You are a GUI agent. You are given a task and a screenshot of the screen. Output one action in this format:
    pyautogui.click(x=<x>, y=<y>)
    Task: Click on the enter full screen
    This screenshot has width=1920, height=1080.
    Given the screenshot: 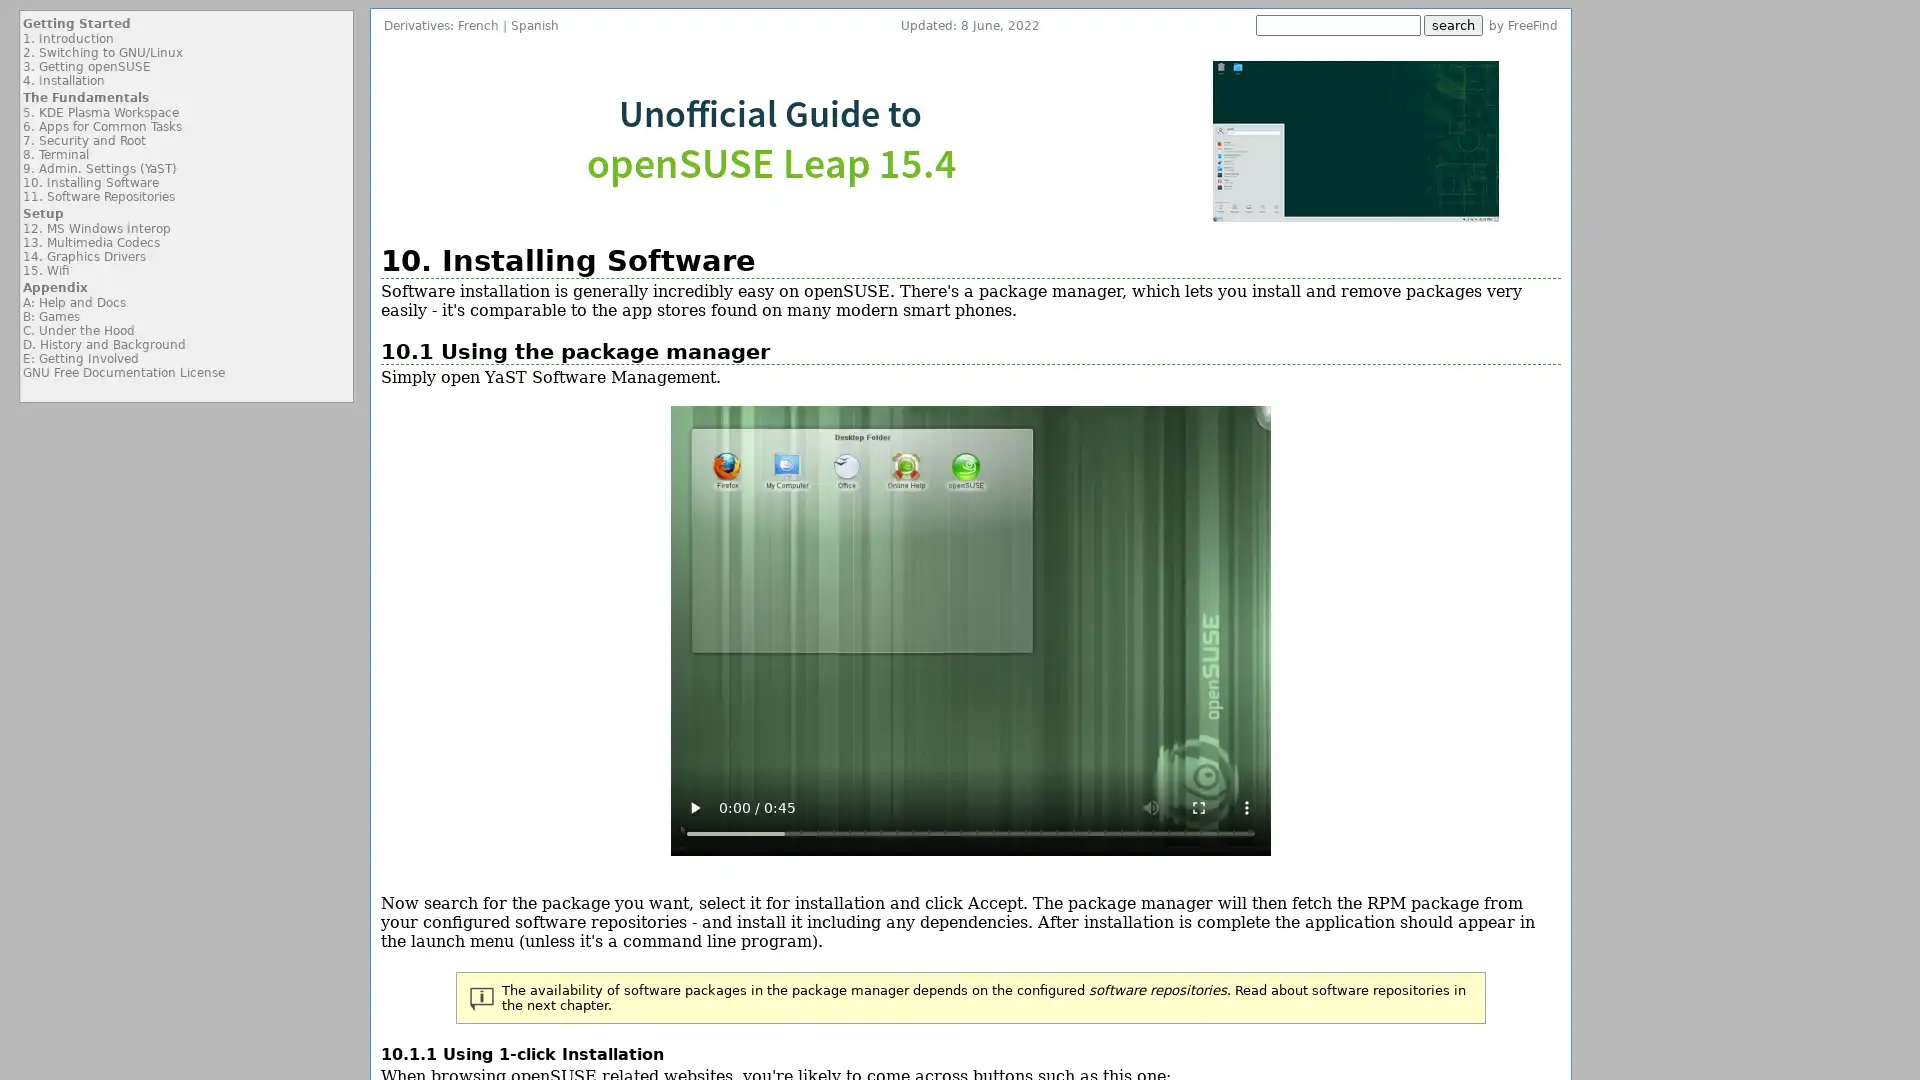 What is the action you would take?
    pyautogui.click(x=1198, y=806)
    